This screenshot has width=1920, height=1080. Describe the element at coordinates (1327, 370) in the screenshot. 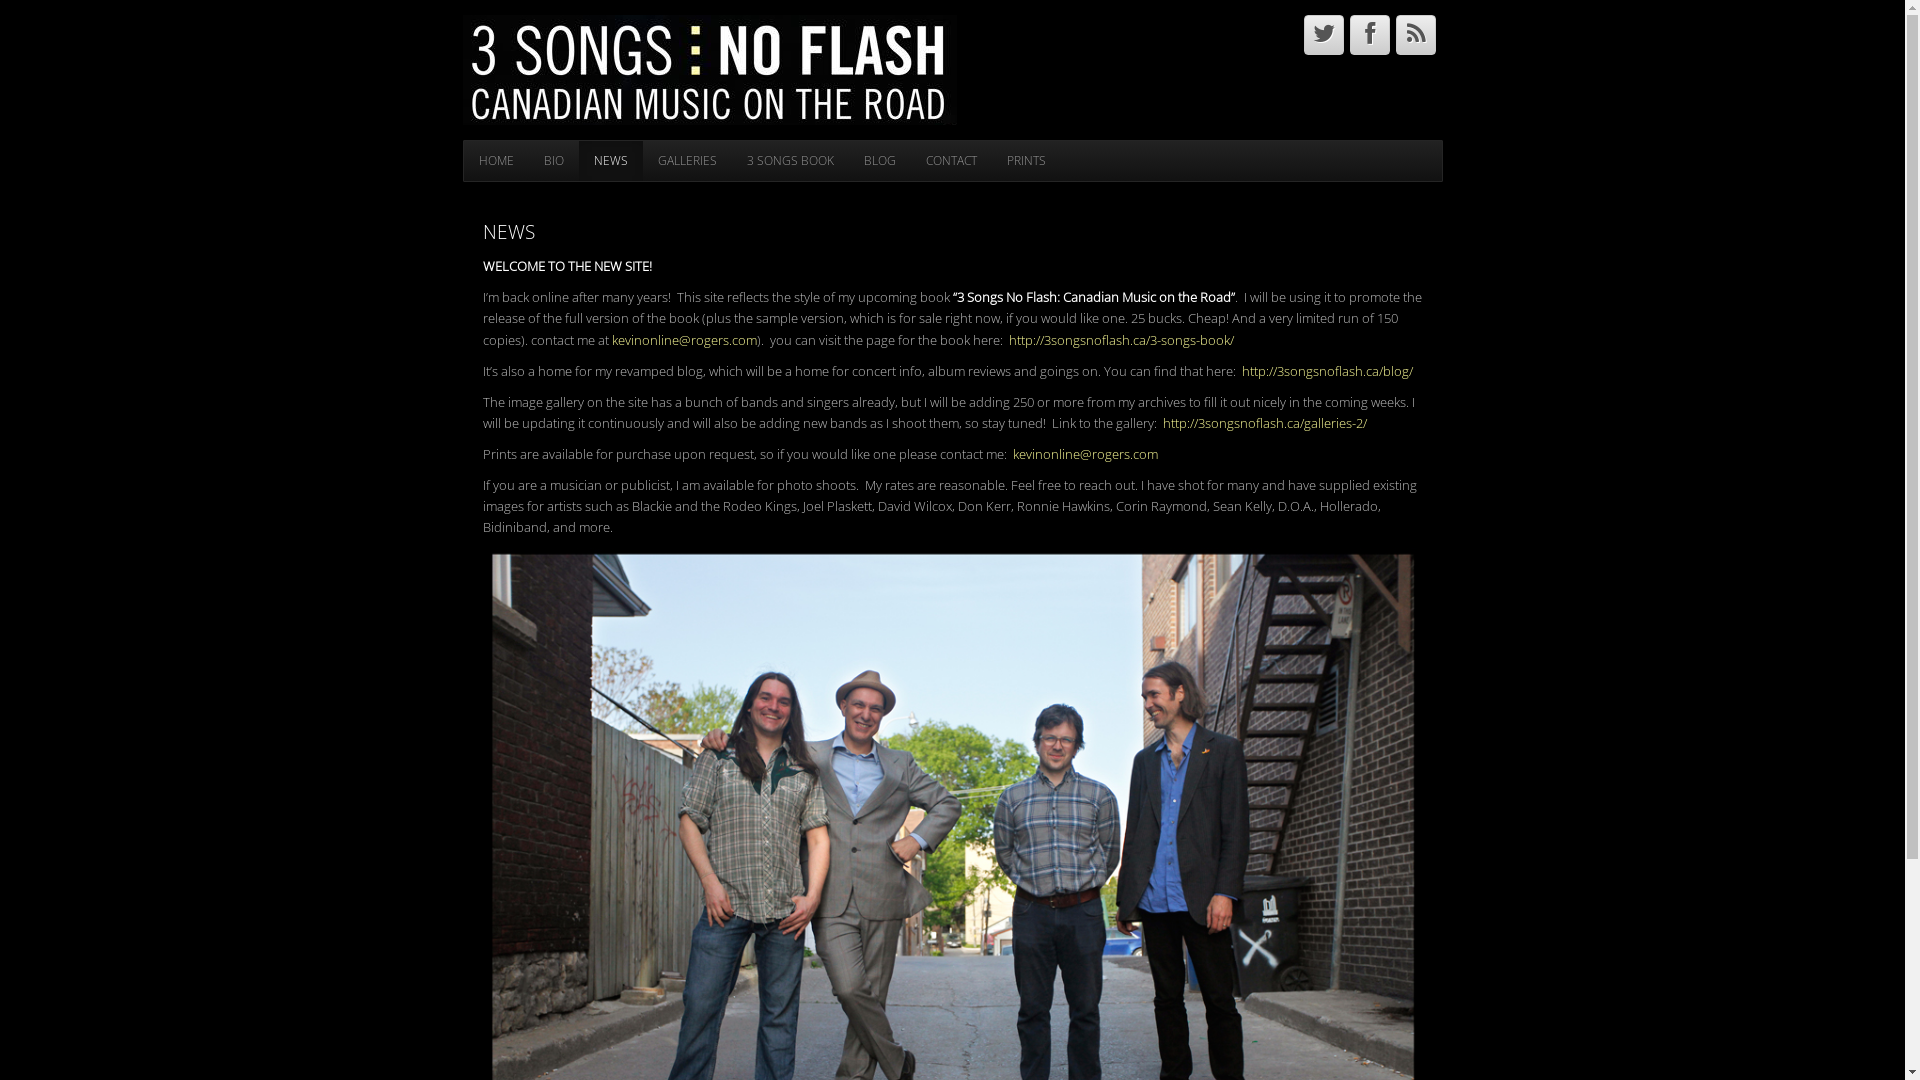

I see `'http://3songsnoflash.ca/blog/'` at that location.